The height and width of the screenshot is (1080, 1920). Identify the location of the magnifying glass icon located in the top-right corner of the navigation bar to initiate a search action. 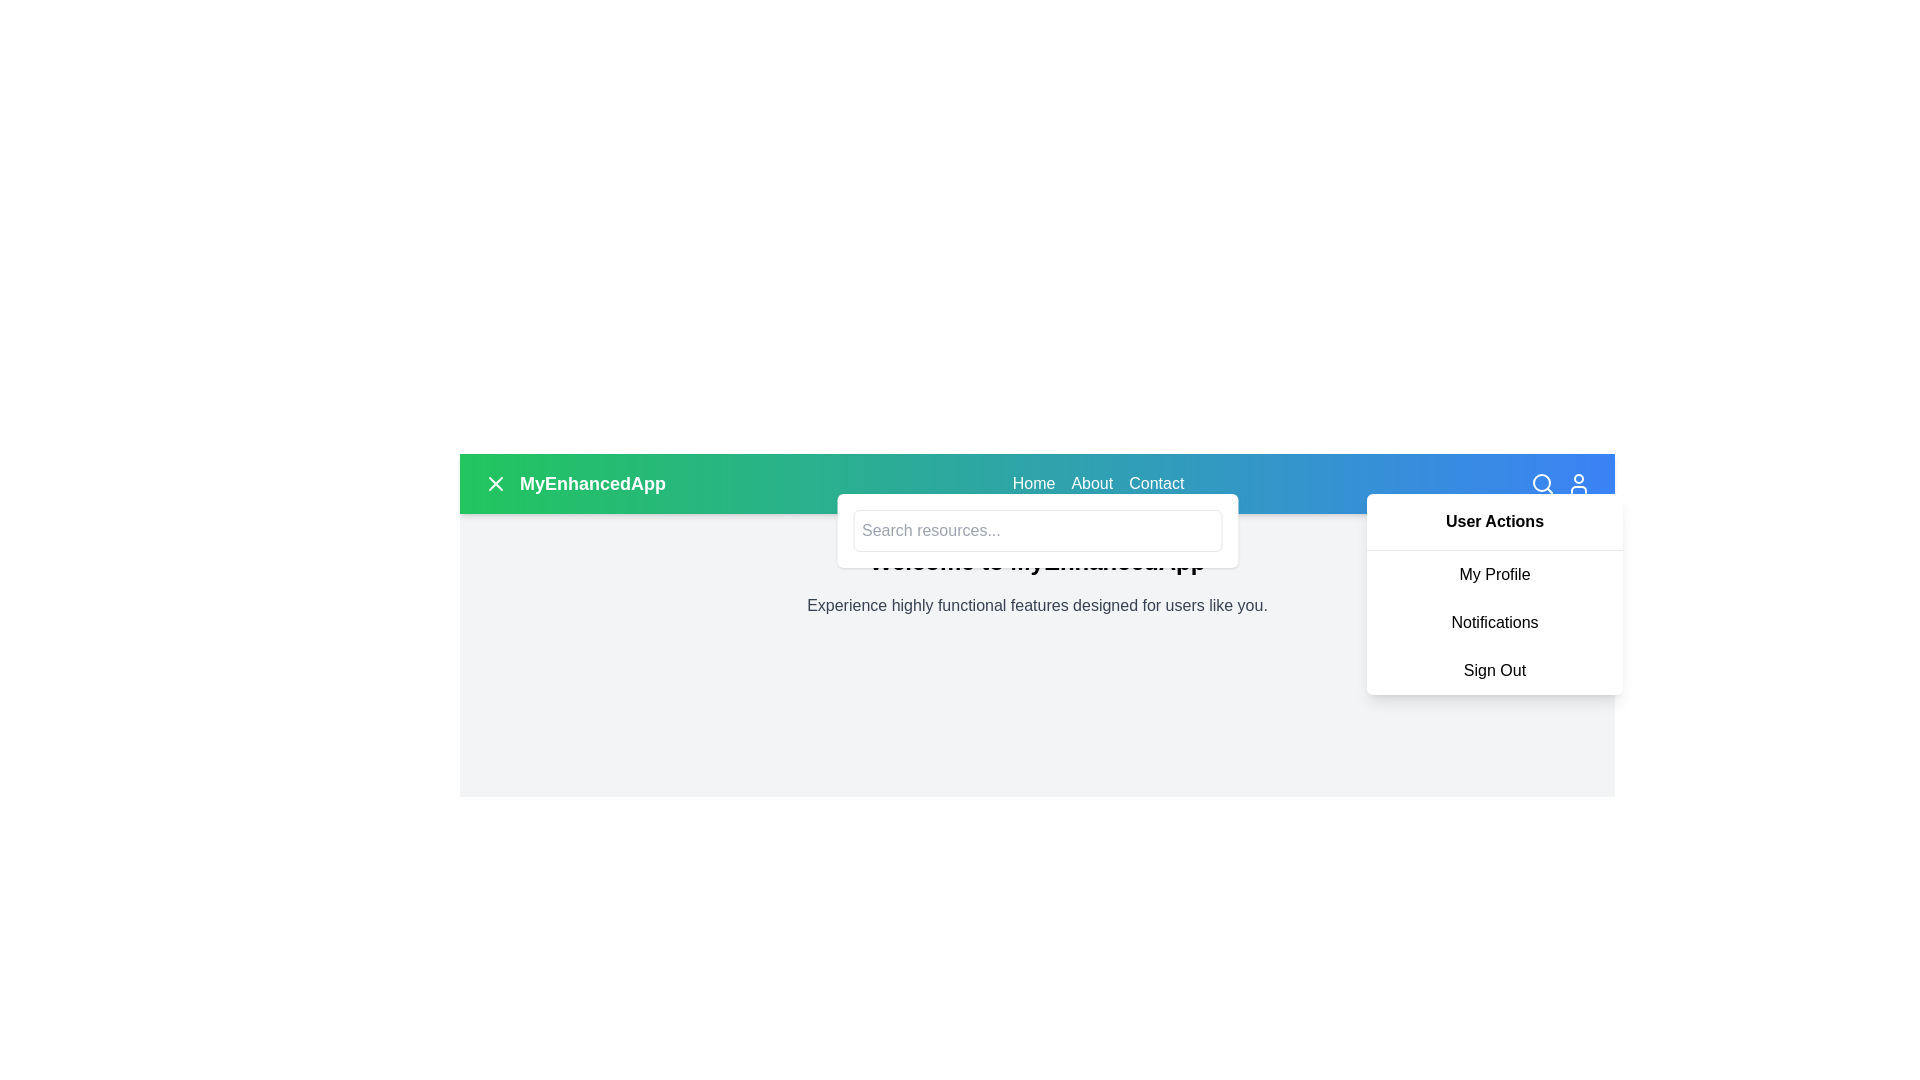
(1541, 483).